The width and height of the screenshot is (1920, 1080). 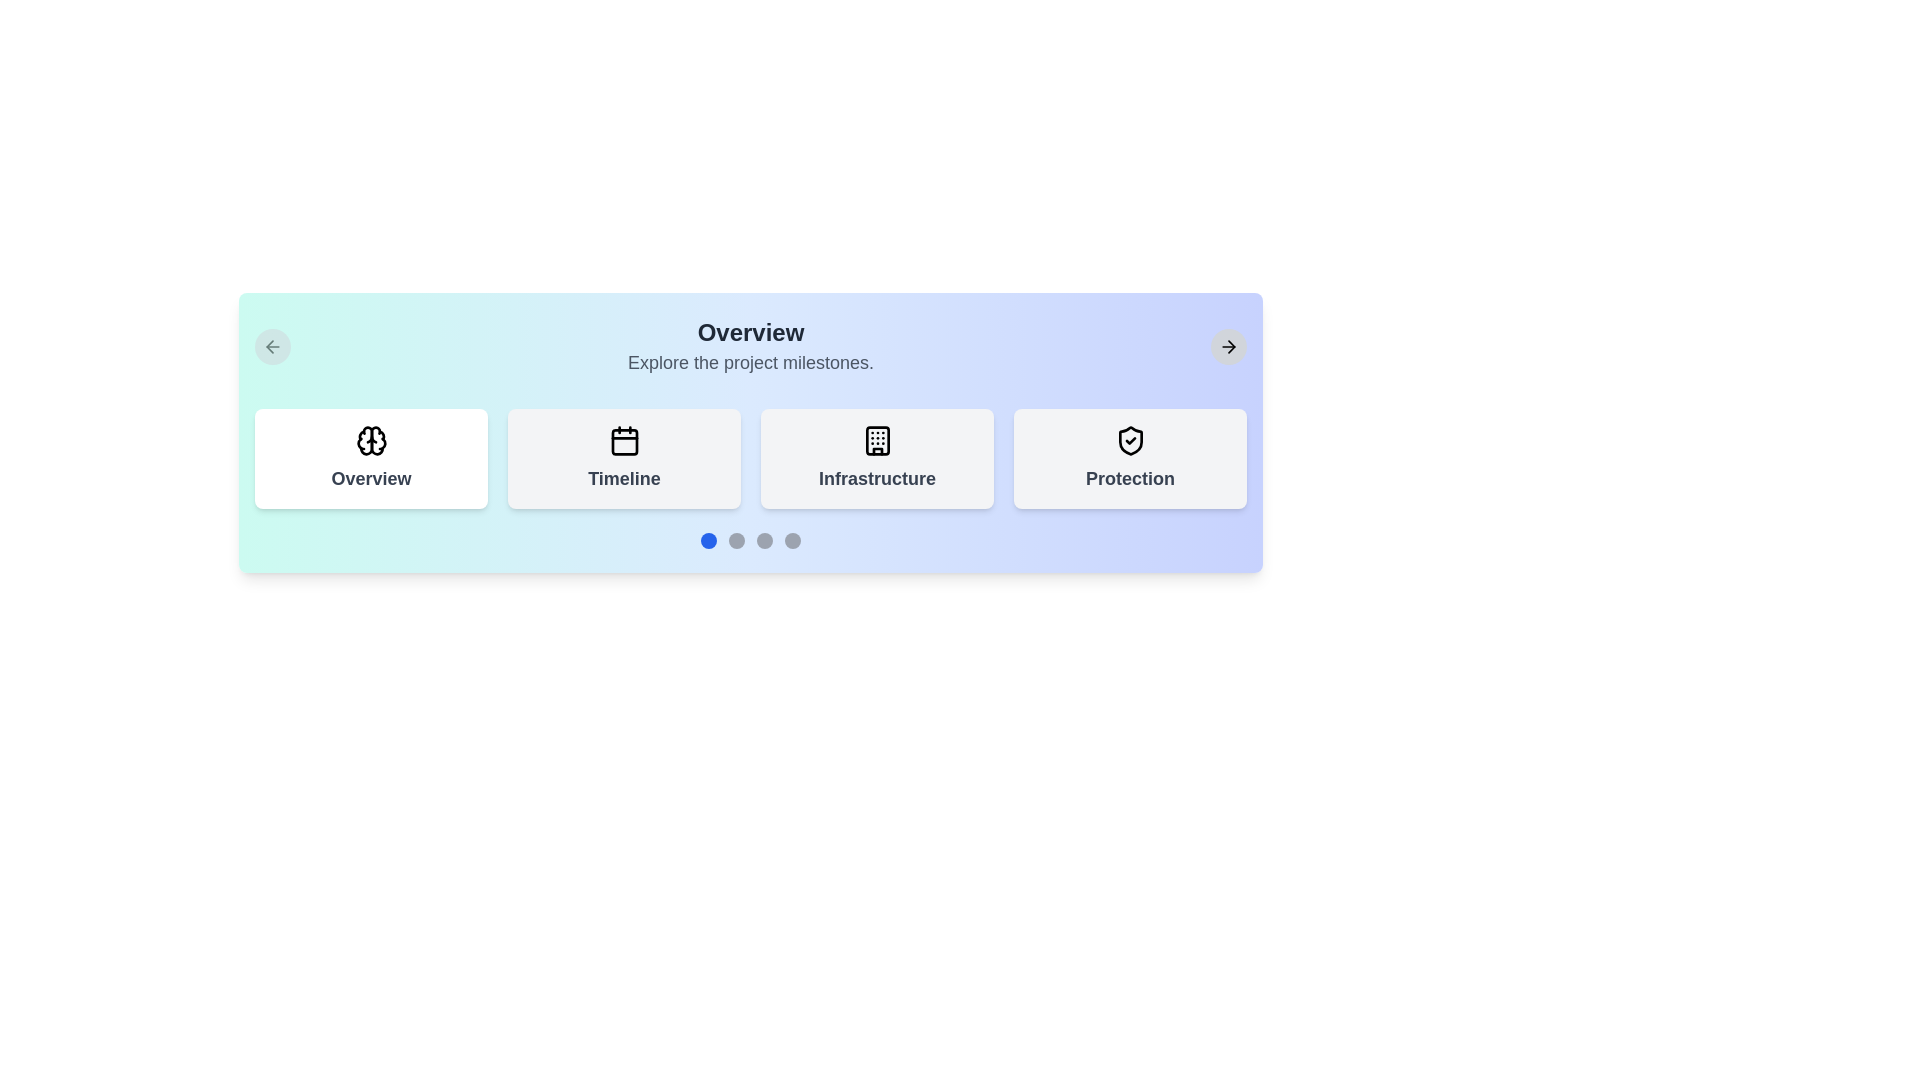 I want to click on the 'Overview' text label, which is a bold gray label centered beneath the brain icon, located at the top-left side of the interface, so click(x=371, y=478).